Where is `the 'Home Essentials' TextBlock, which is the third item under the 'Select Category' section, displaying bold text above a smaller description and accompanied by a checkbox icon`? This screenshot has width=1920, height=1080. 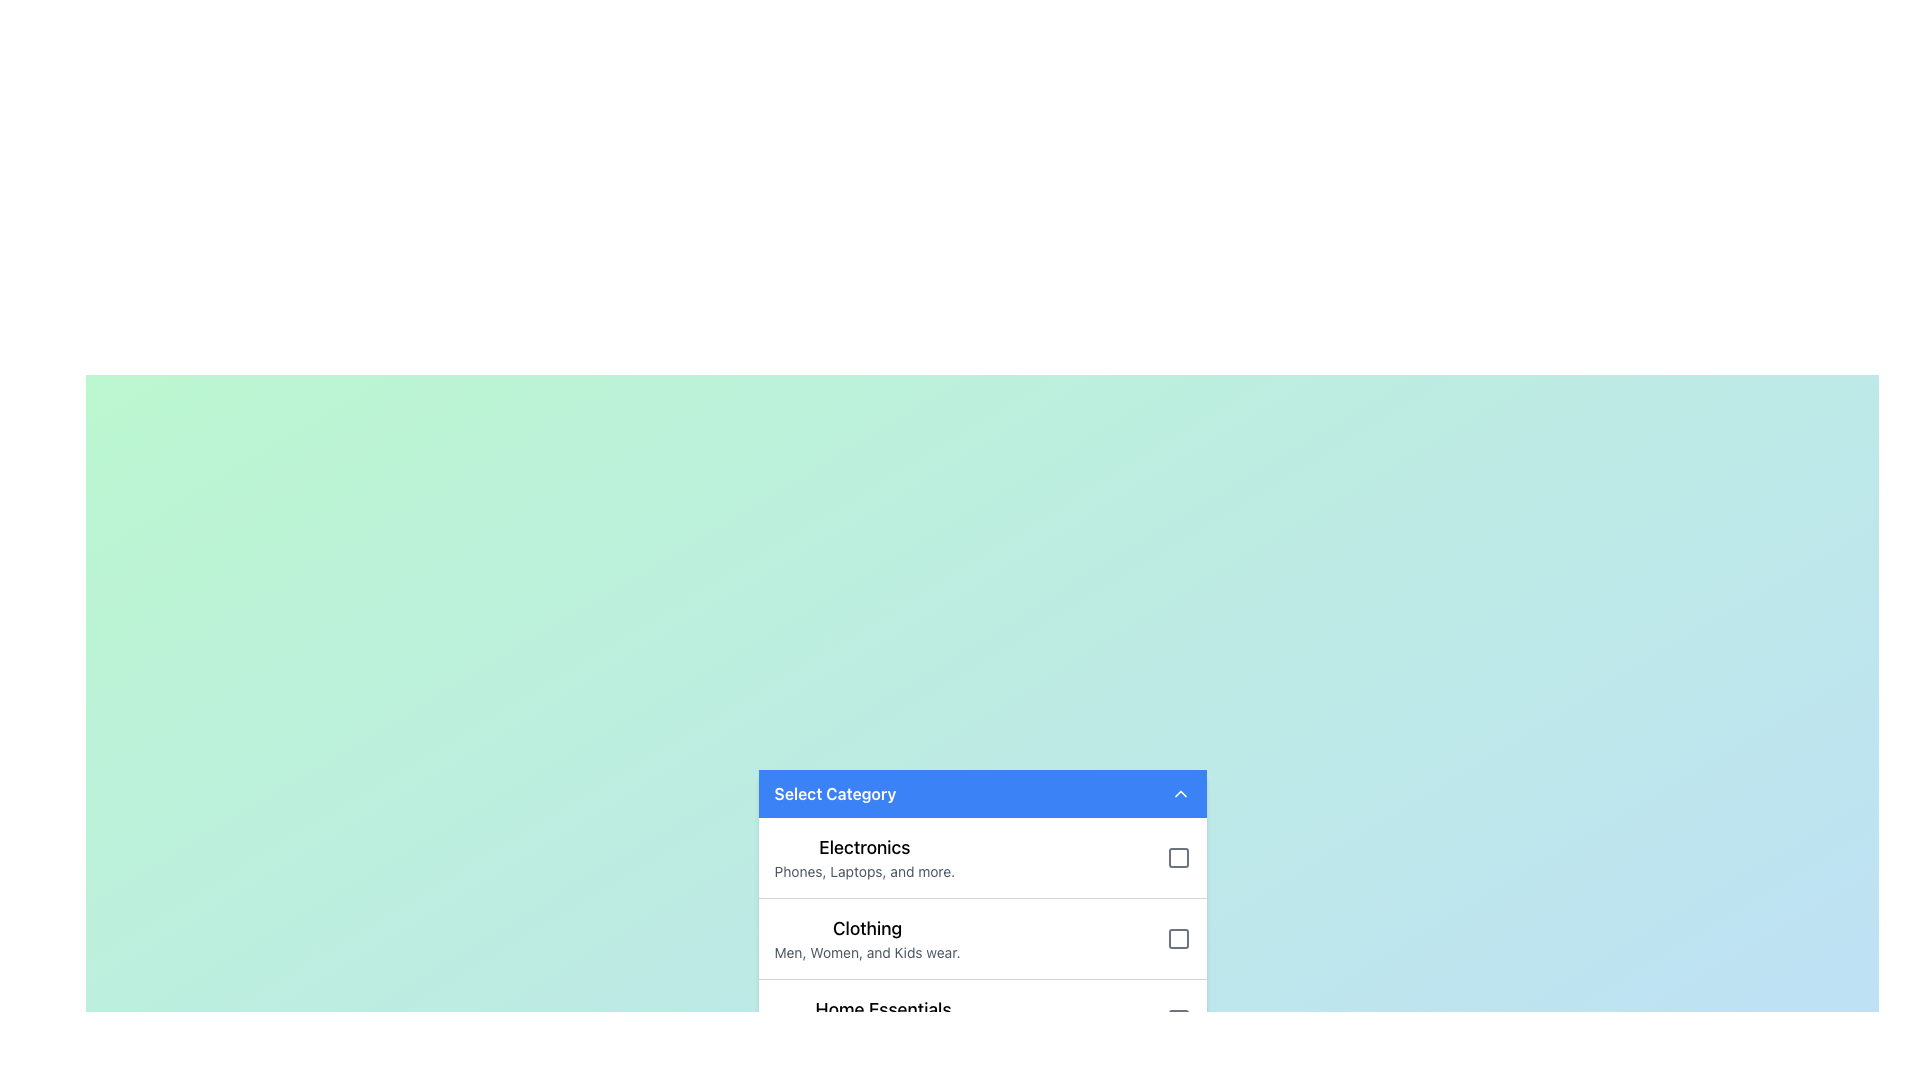 the 'Home Essentials' TextBlock, which is the third item under the 'Select Category' section, displaying bold text above a smaller description and accompanied by a checkbox icon is located at coordinates (882, 1019).